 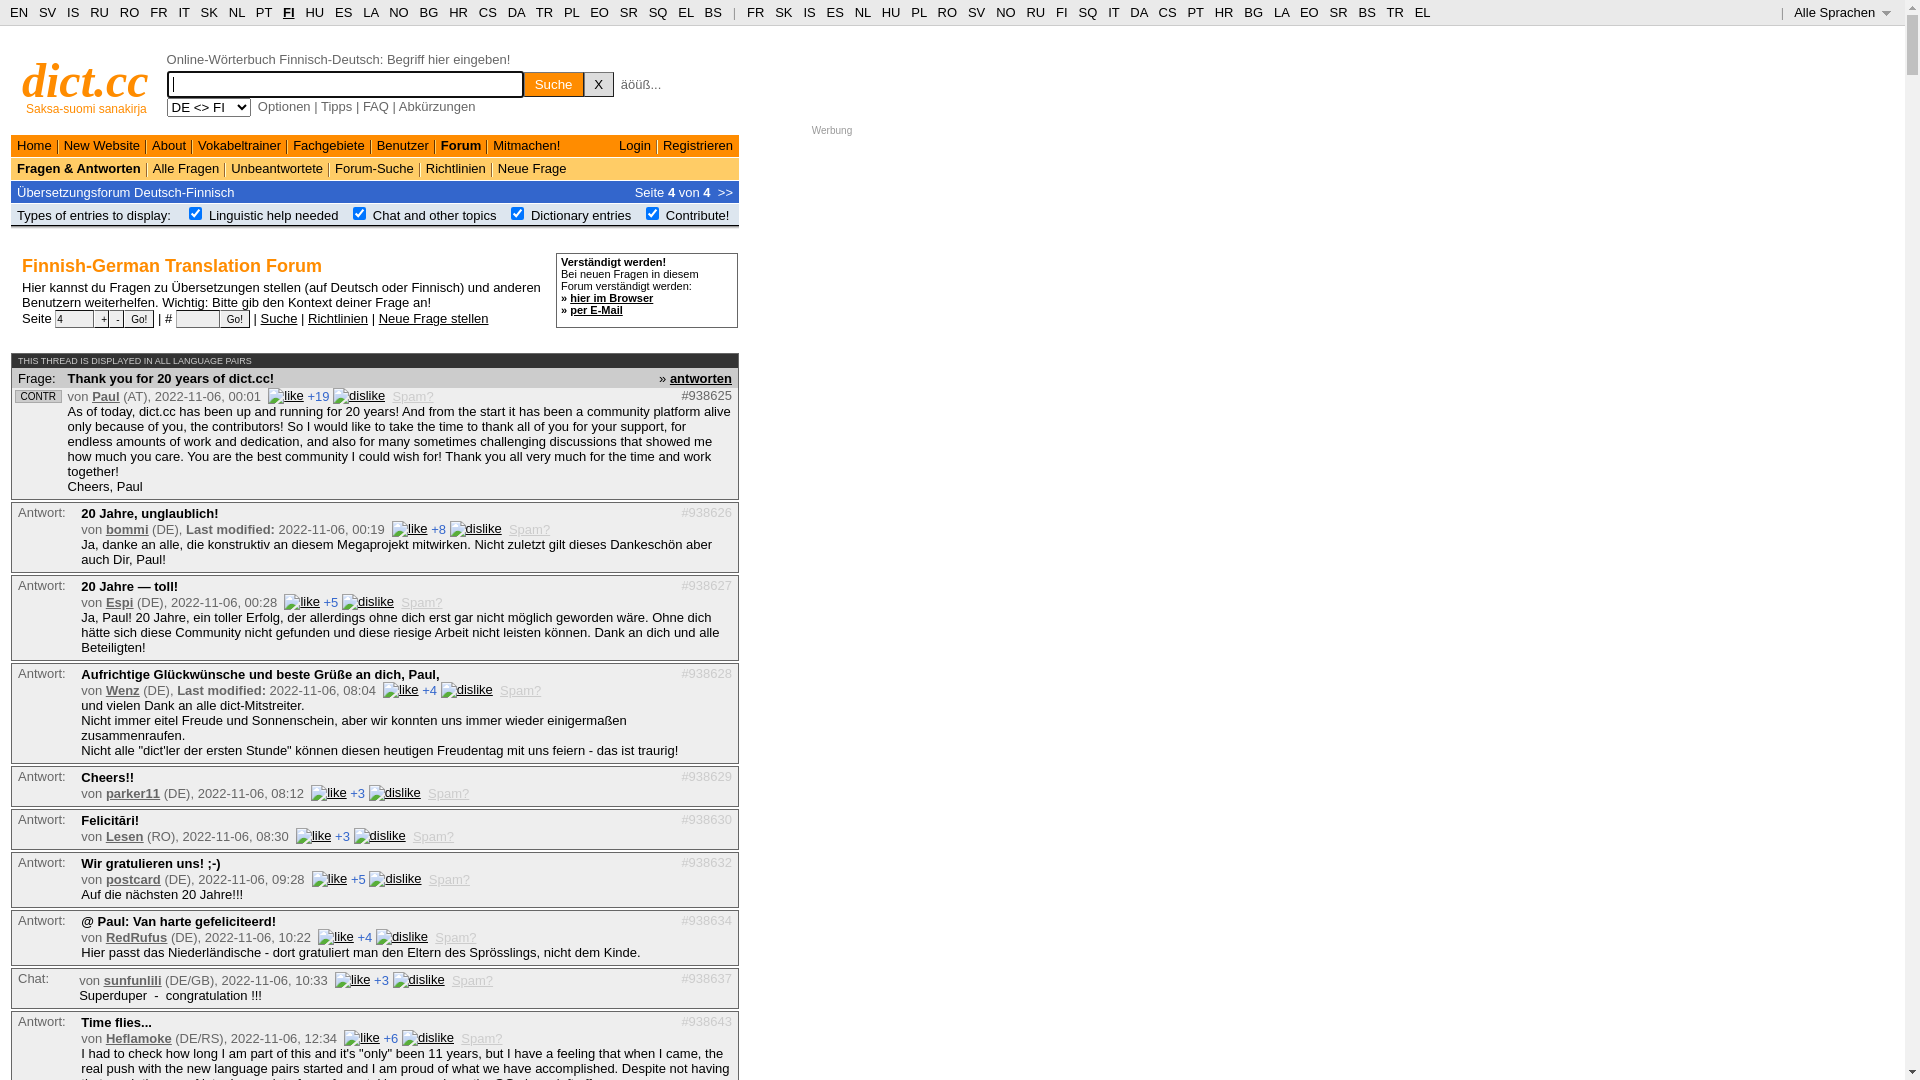 I want to click on 'Alle Fragen', so click(x=152, y=167).